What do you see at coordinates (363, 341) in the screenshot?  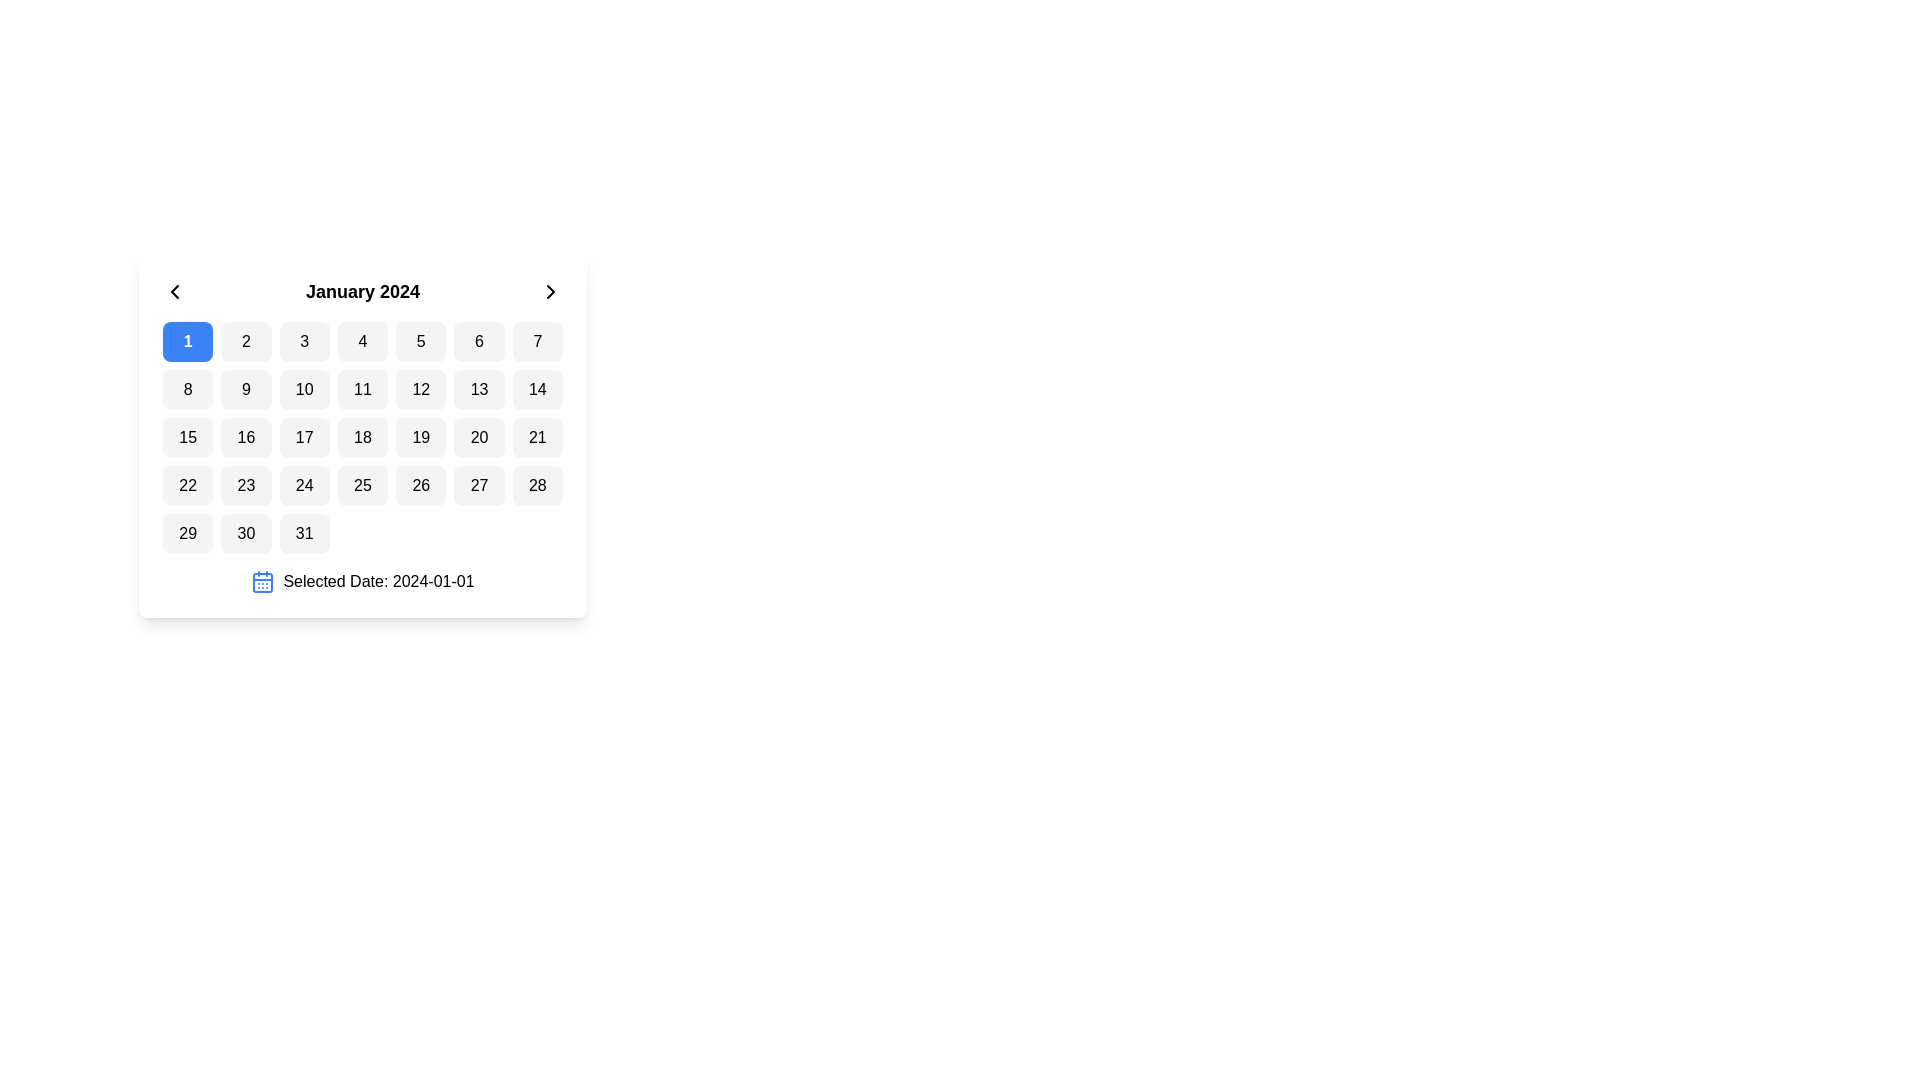 I see `the fourth button in the topmost row of the calendar grid` at bounding box center [363, 341].